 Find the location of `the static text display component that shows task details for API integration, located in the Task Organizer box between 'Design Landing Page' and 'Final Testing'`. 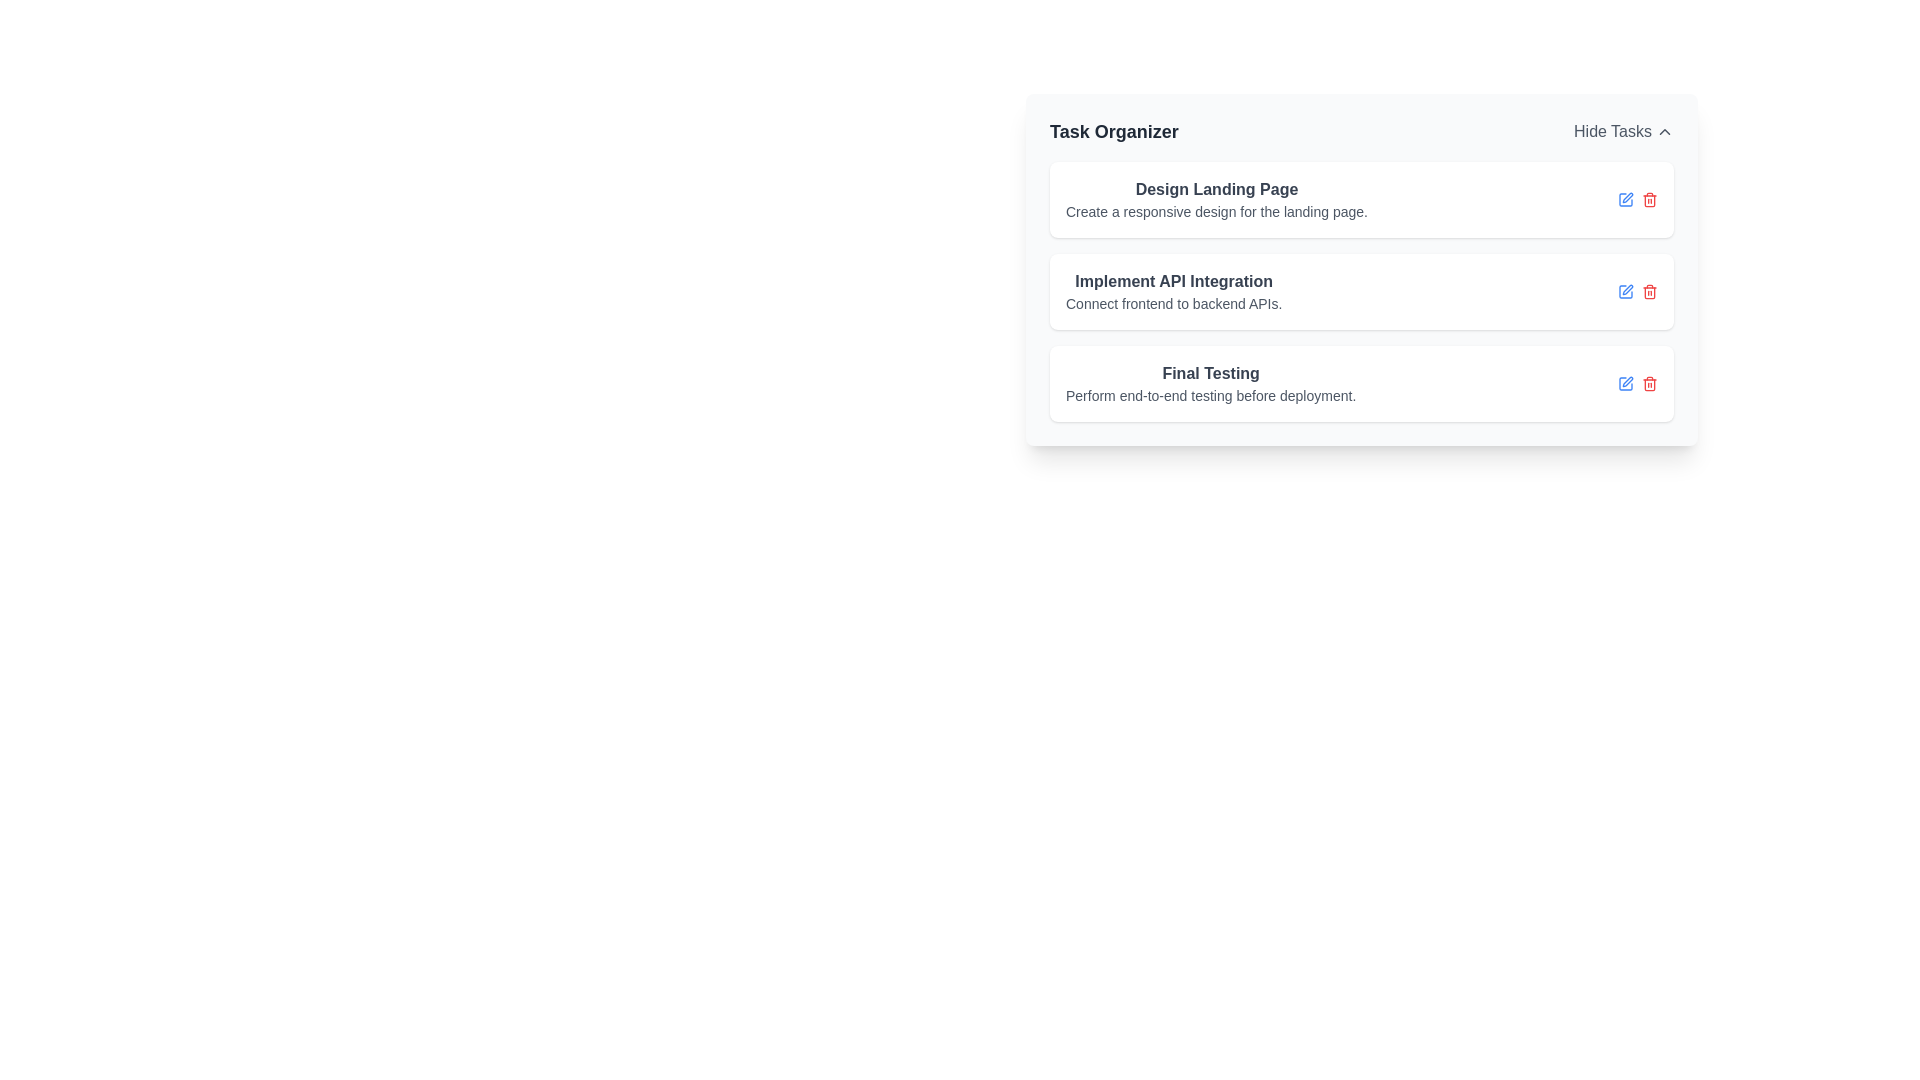

the static text display component that shows task details for API integration, located in the Task Organizer box between 'Design Landing Page' and 'Final Testing' is located at coordinates (1174, 292).